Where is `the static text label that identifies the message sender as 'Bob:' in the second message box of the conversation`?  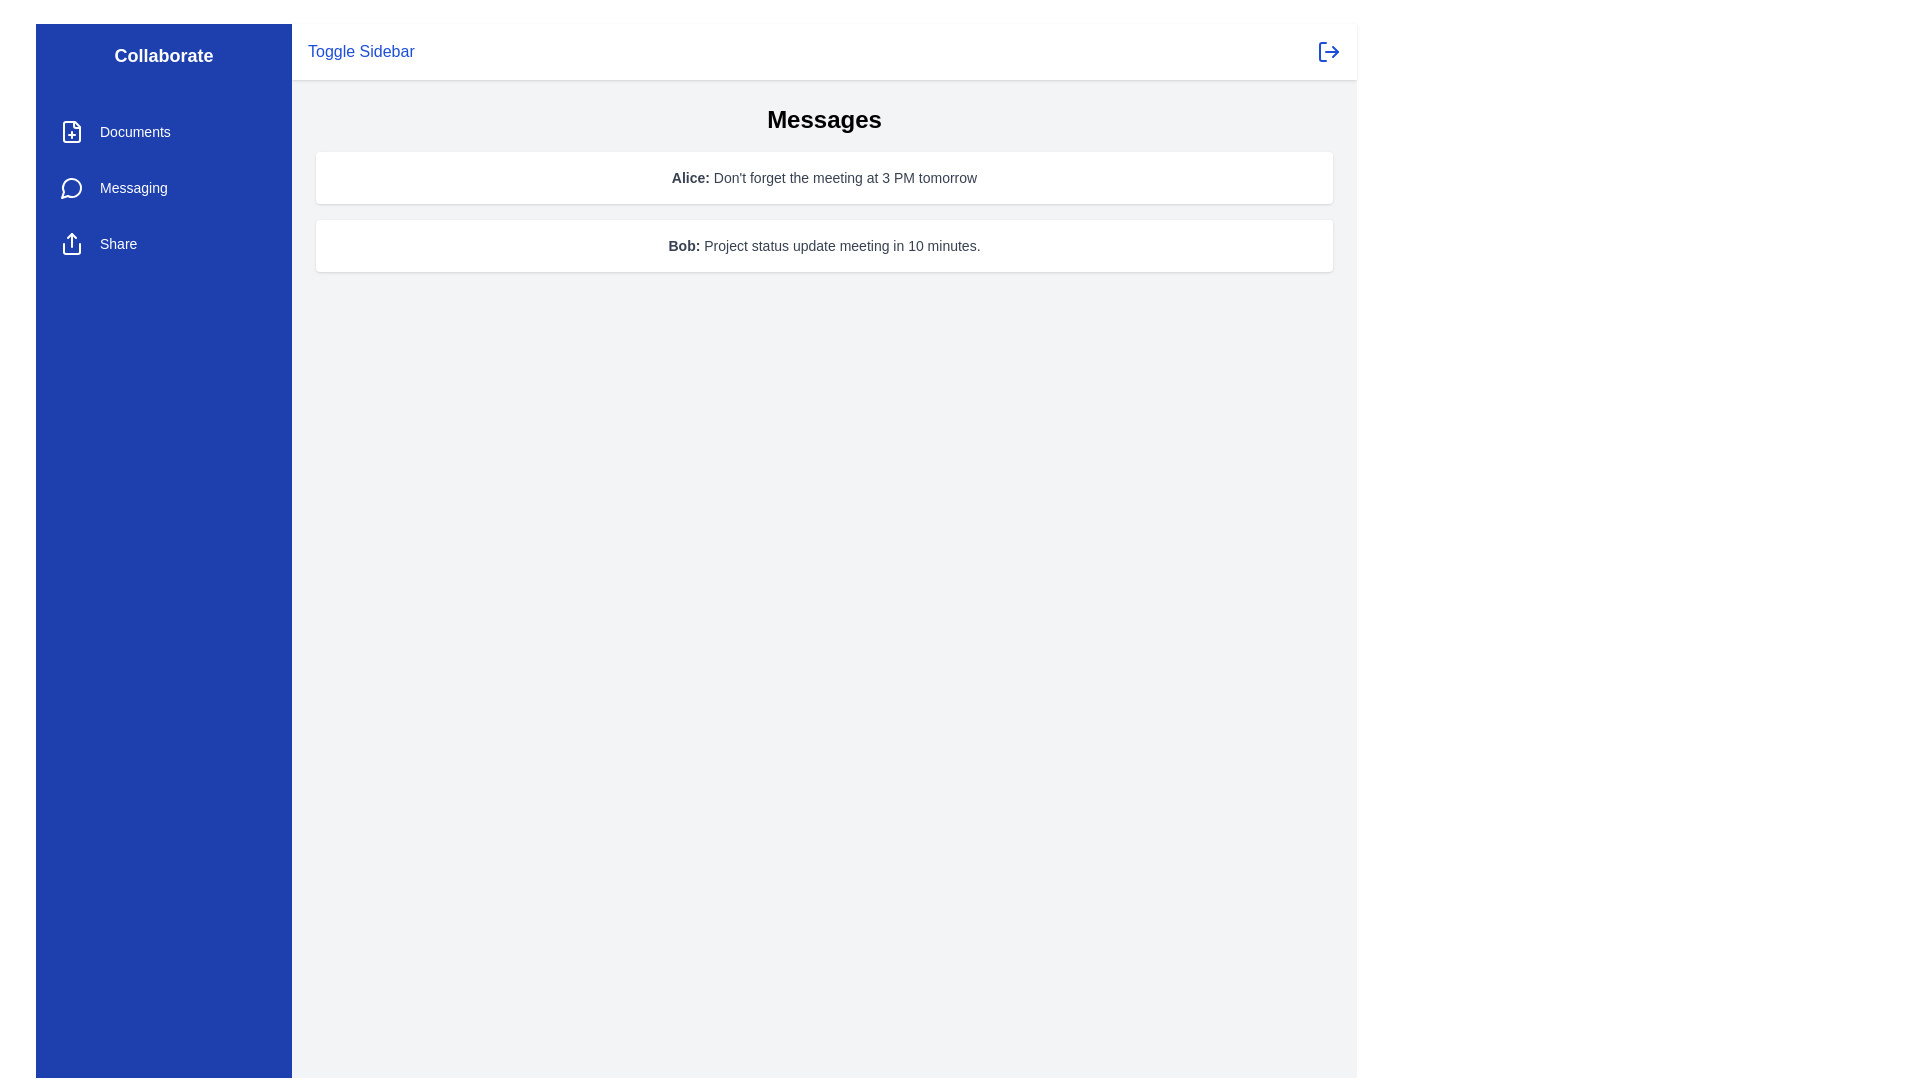
the static text label that identifies the message sender as 'Bob:' in the second message box of the conversation is located at coordinates (684, 245).